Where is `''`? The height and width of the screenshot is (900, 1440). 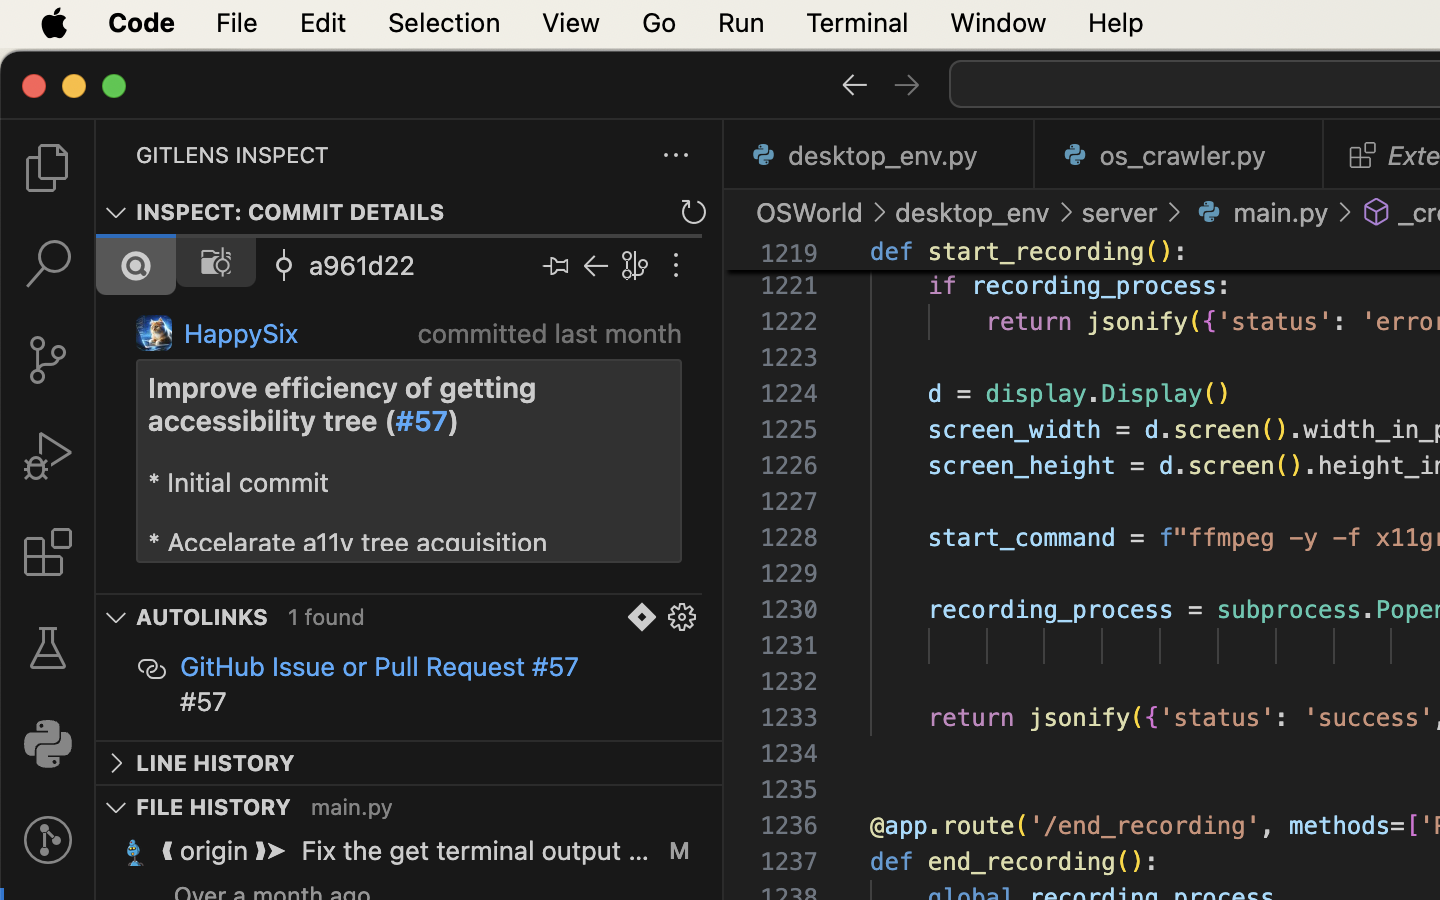
'' is located at coordinates (681, 618).